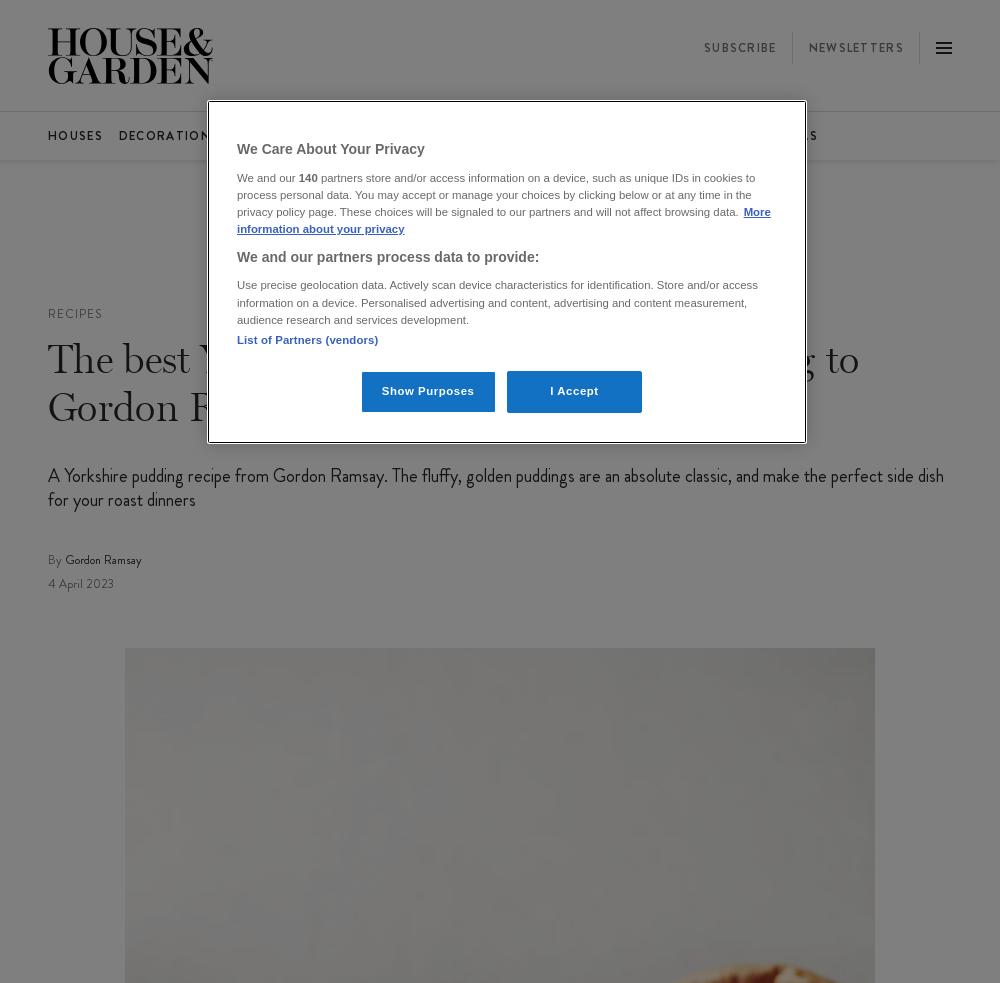  I want to click on 'Video', so click(612, 135).